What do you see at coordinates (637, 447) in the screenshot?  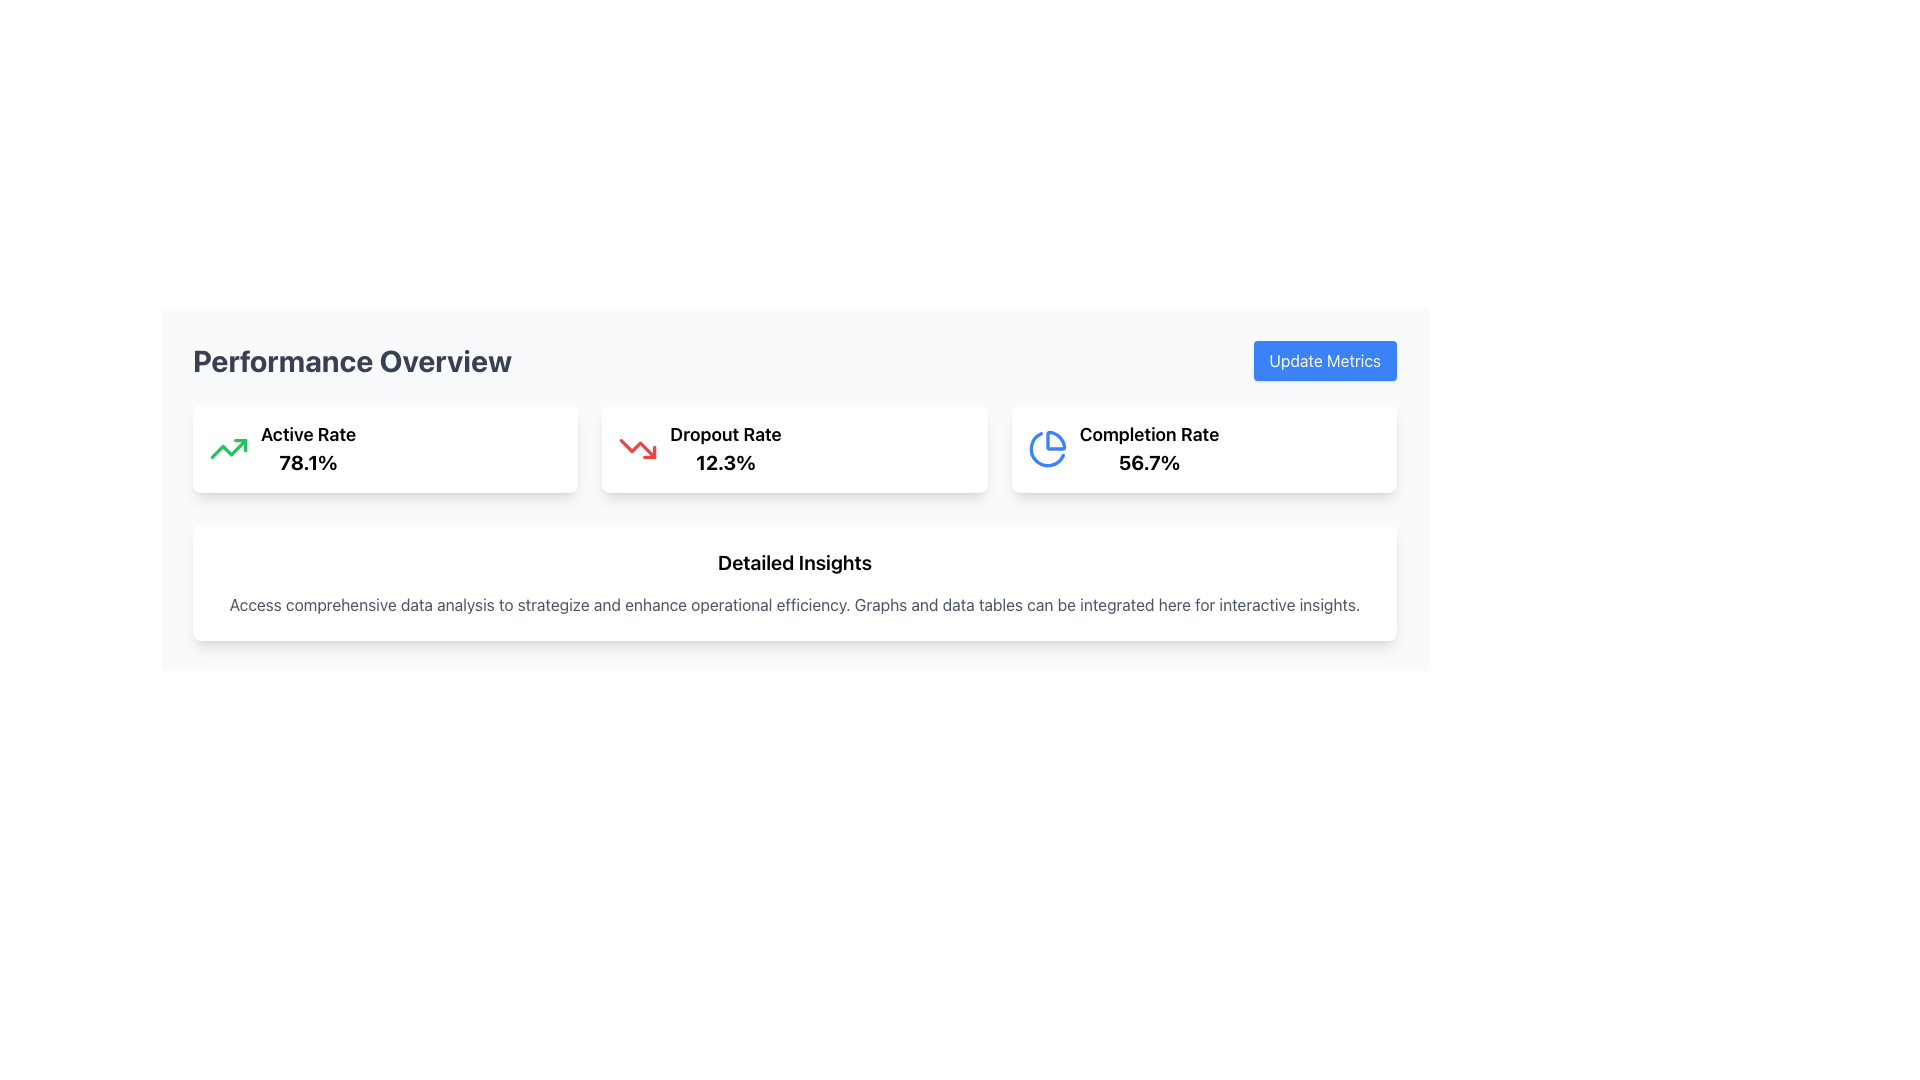 I see `red zigzag line icon representing the downward trend in the 'Dropout Rate' card, located in the middle of the SVG graphic under the 'Performance Overview' heading` at bounding box center [637, 447].